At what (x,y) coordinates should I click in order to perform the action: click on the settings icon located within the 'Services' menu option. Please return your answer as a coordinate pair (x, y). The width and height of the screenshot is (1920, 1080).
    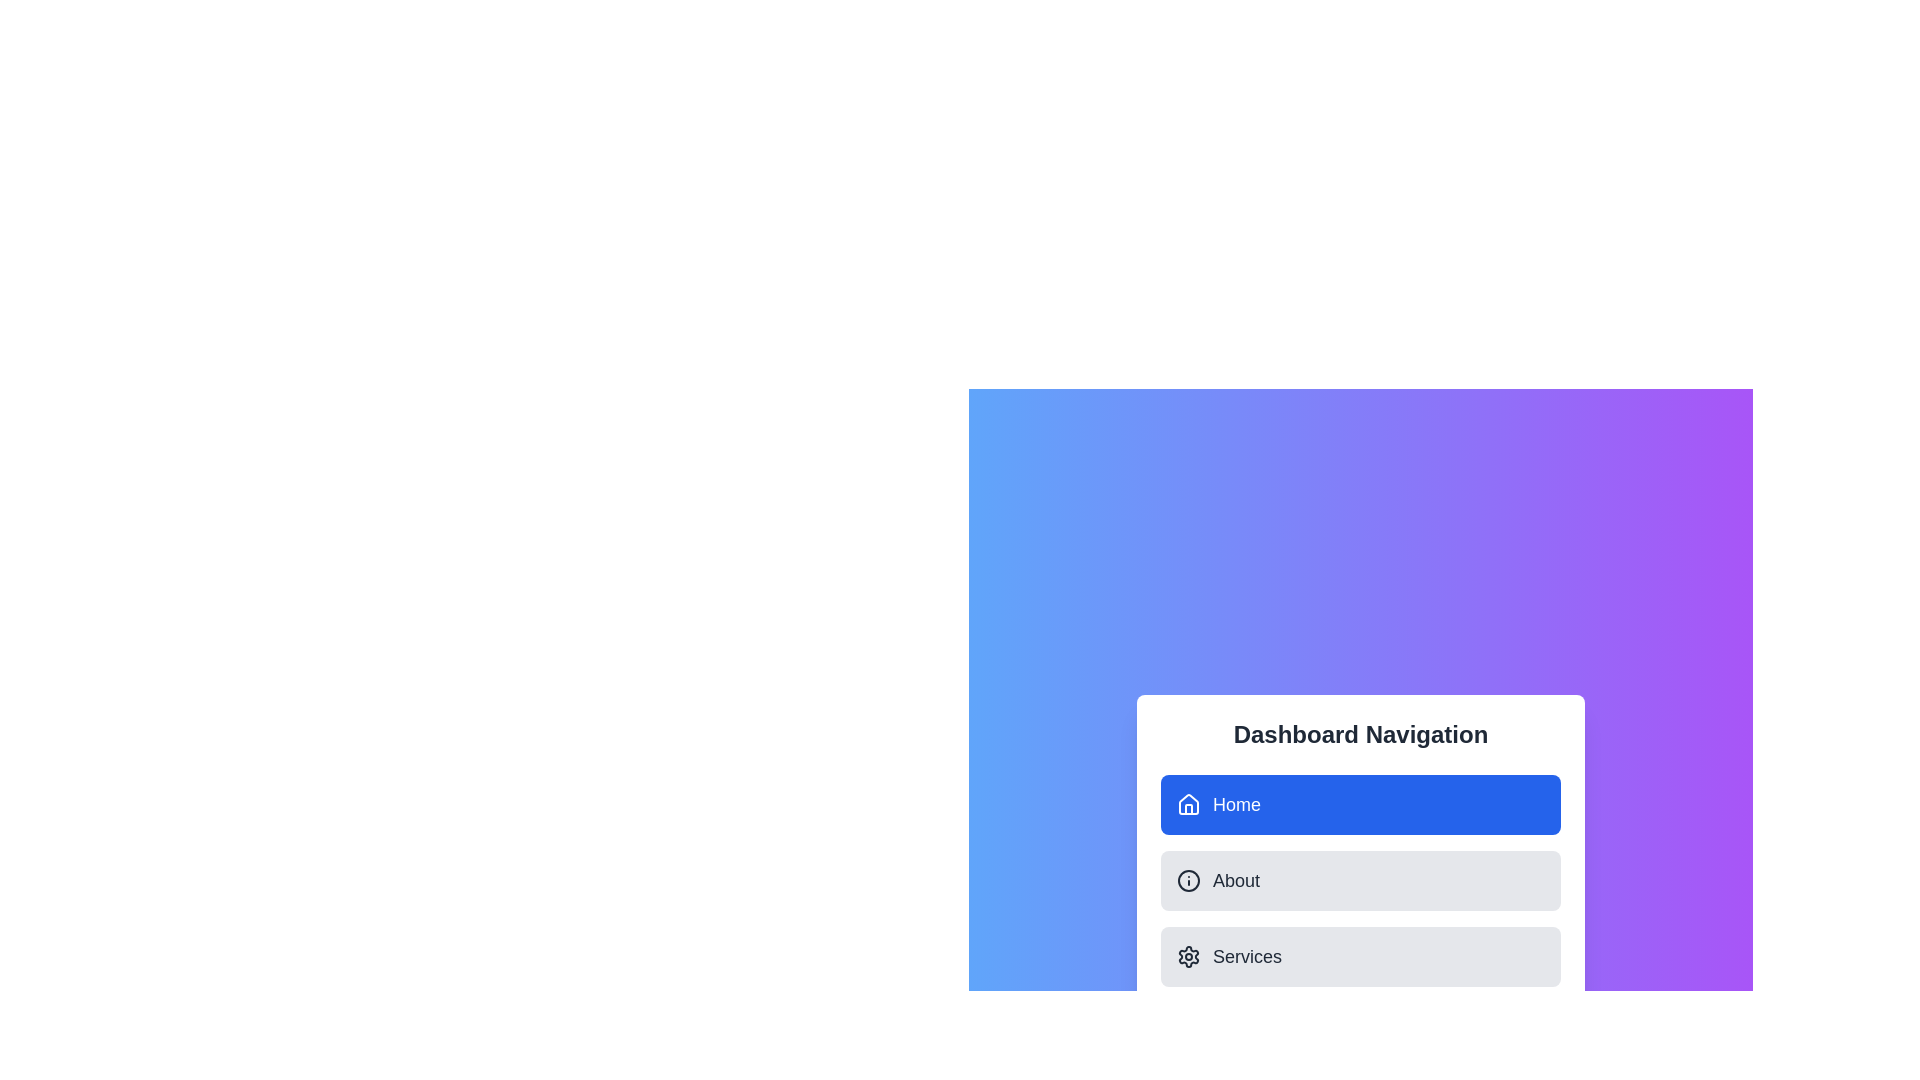
    Looking at the image, I should click on (1189, 955).